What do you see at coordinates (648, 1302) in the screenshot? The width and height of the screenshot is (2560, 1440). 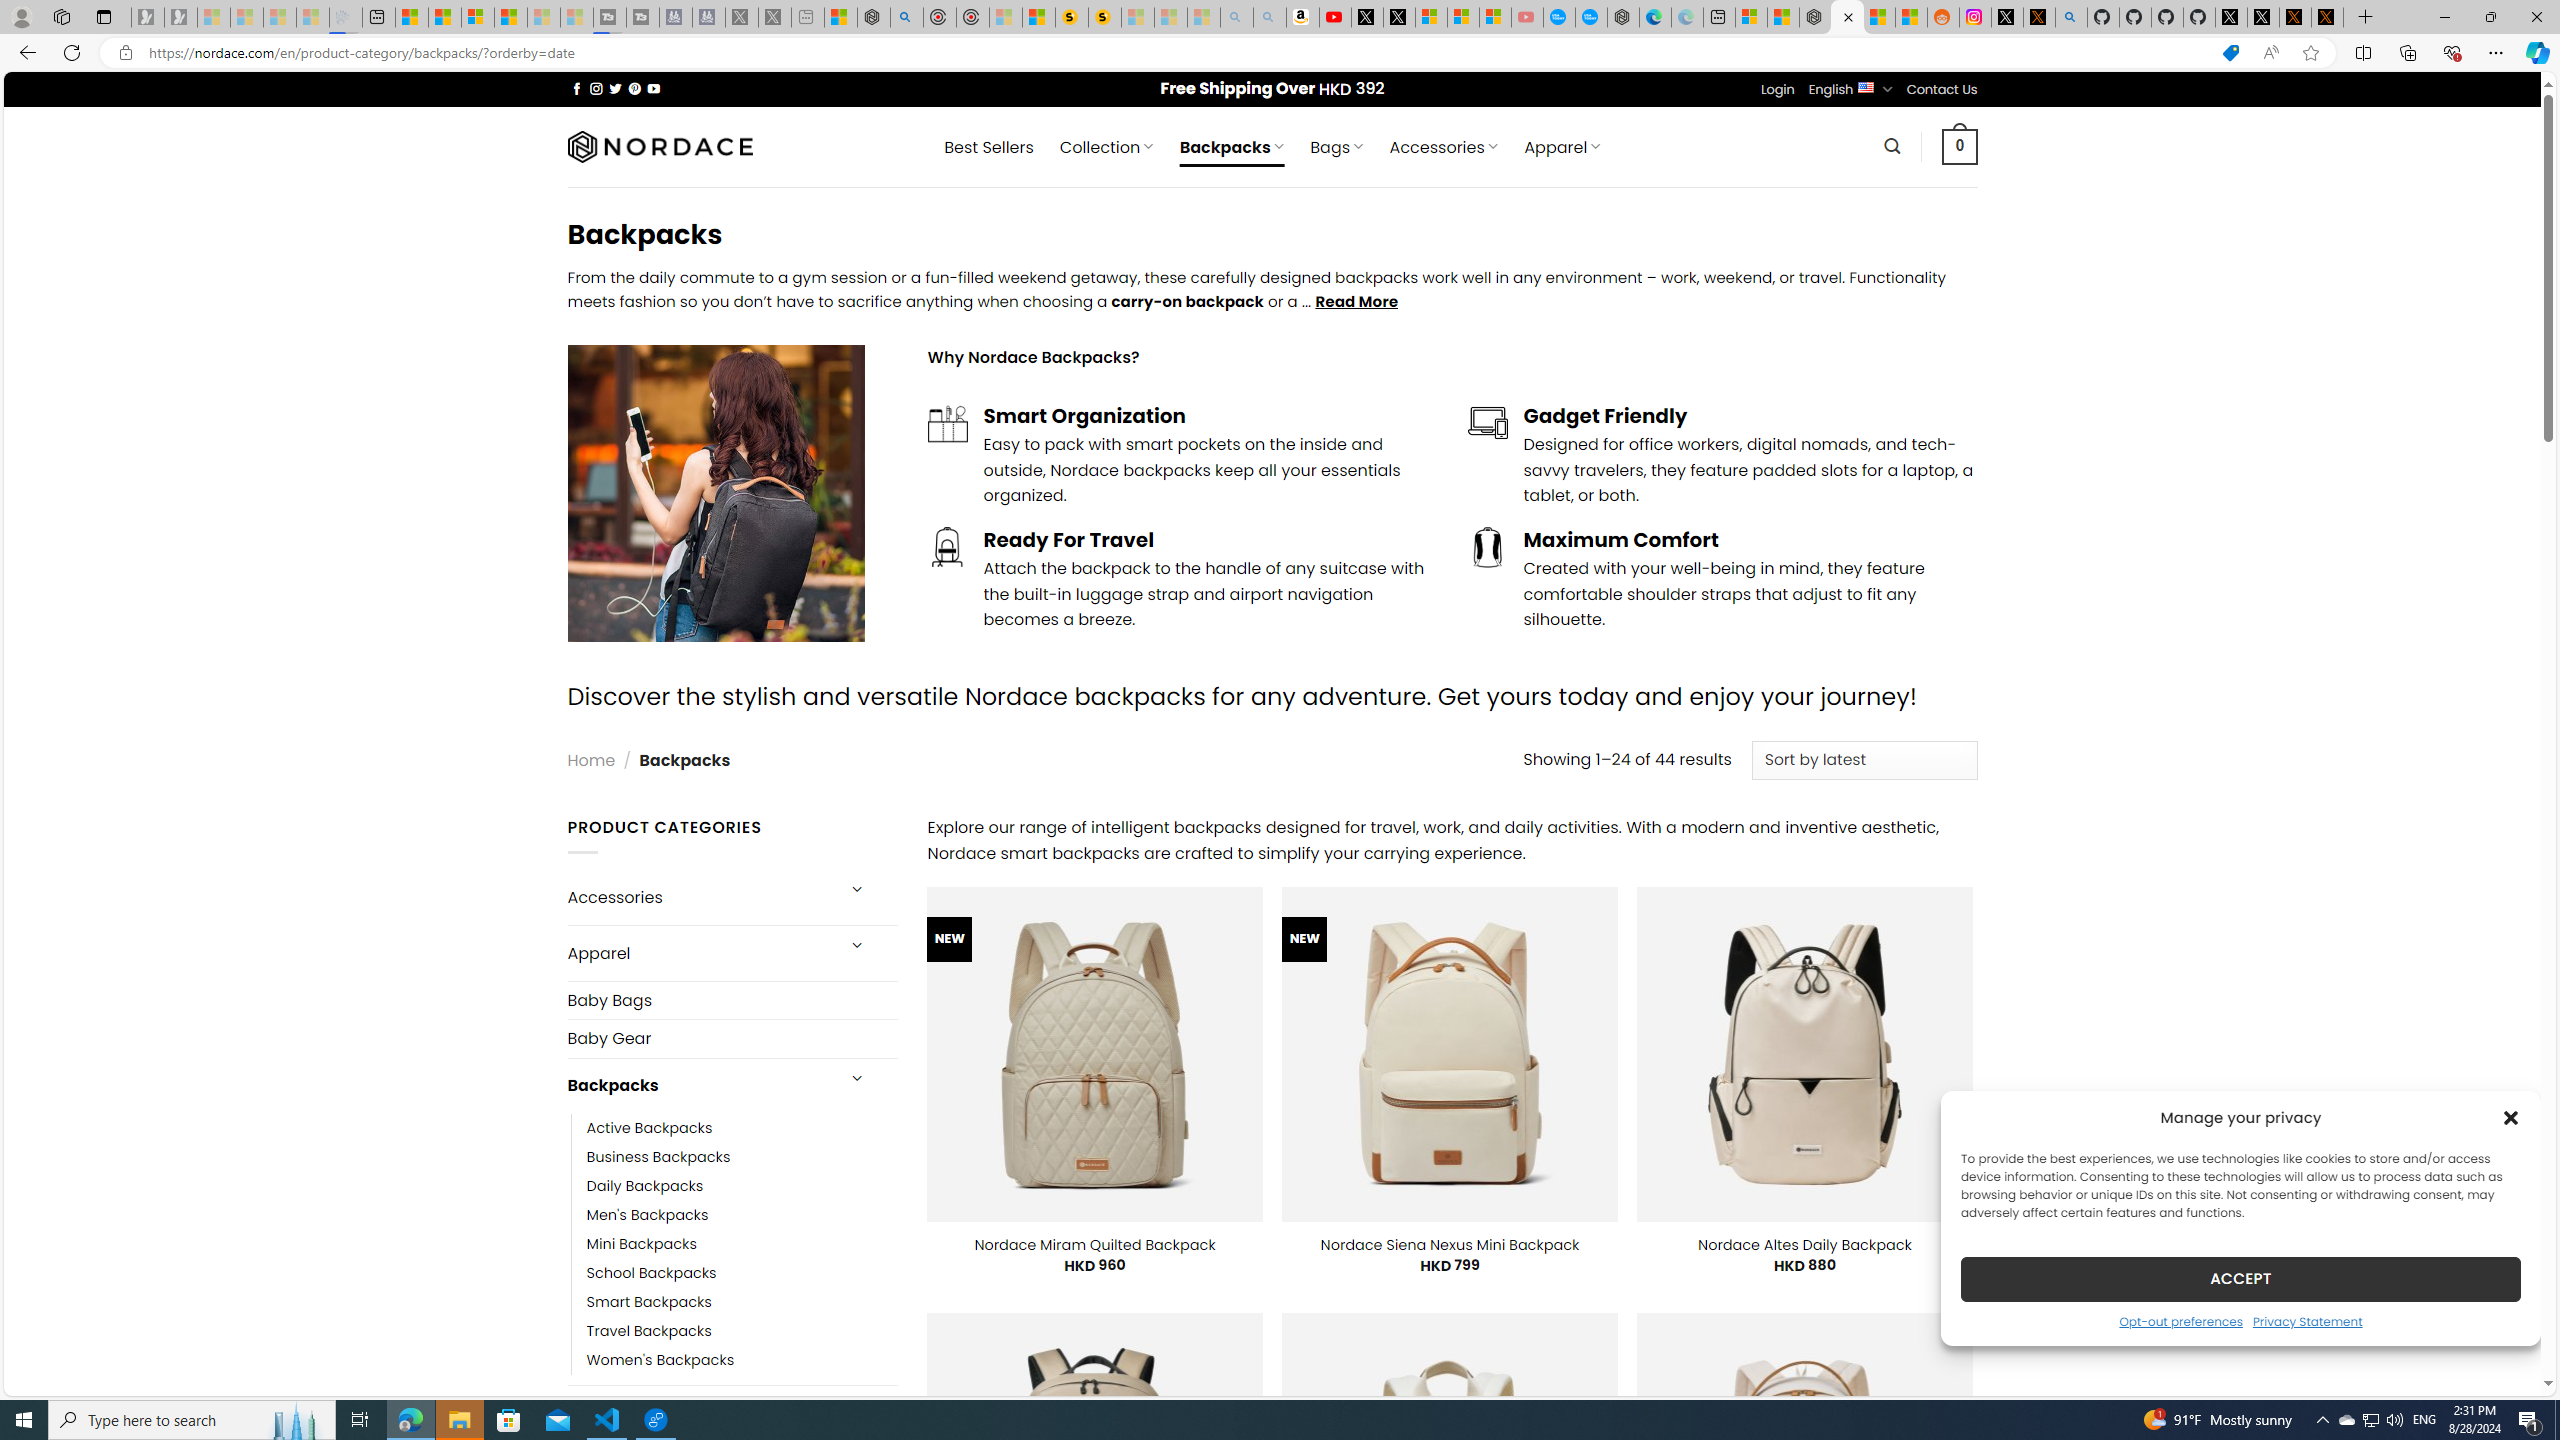 I see `'Smart Backpacks'` at bounding box center [648, 1302].